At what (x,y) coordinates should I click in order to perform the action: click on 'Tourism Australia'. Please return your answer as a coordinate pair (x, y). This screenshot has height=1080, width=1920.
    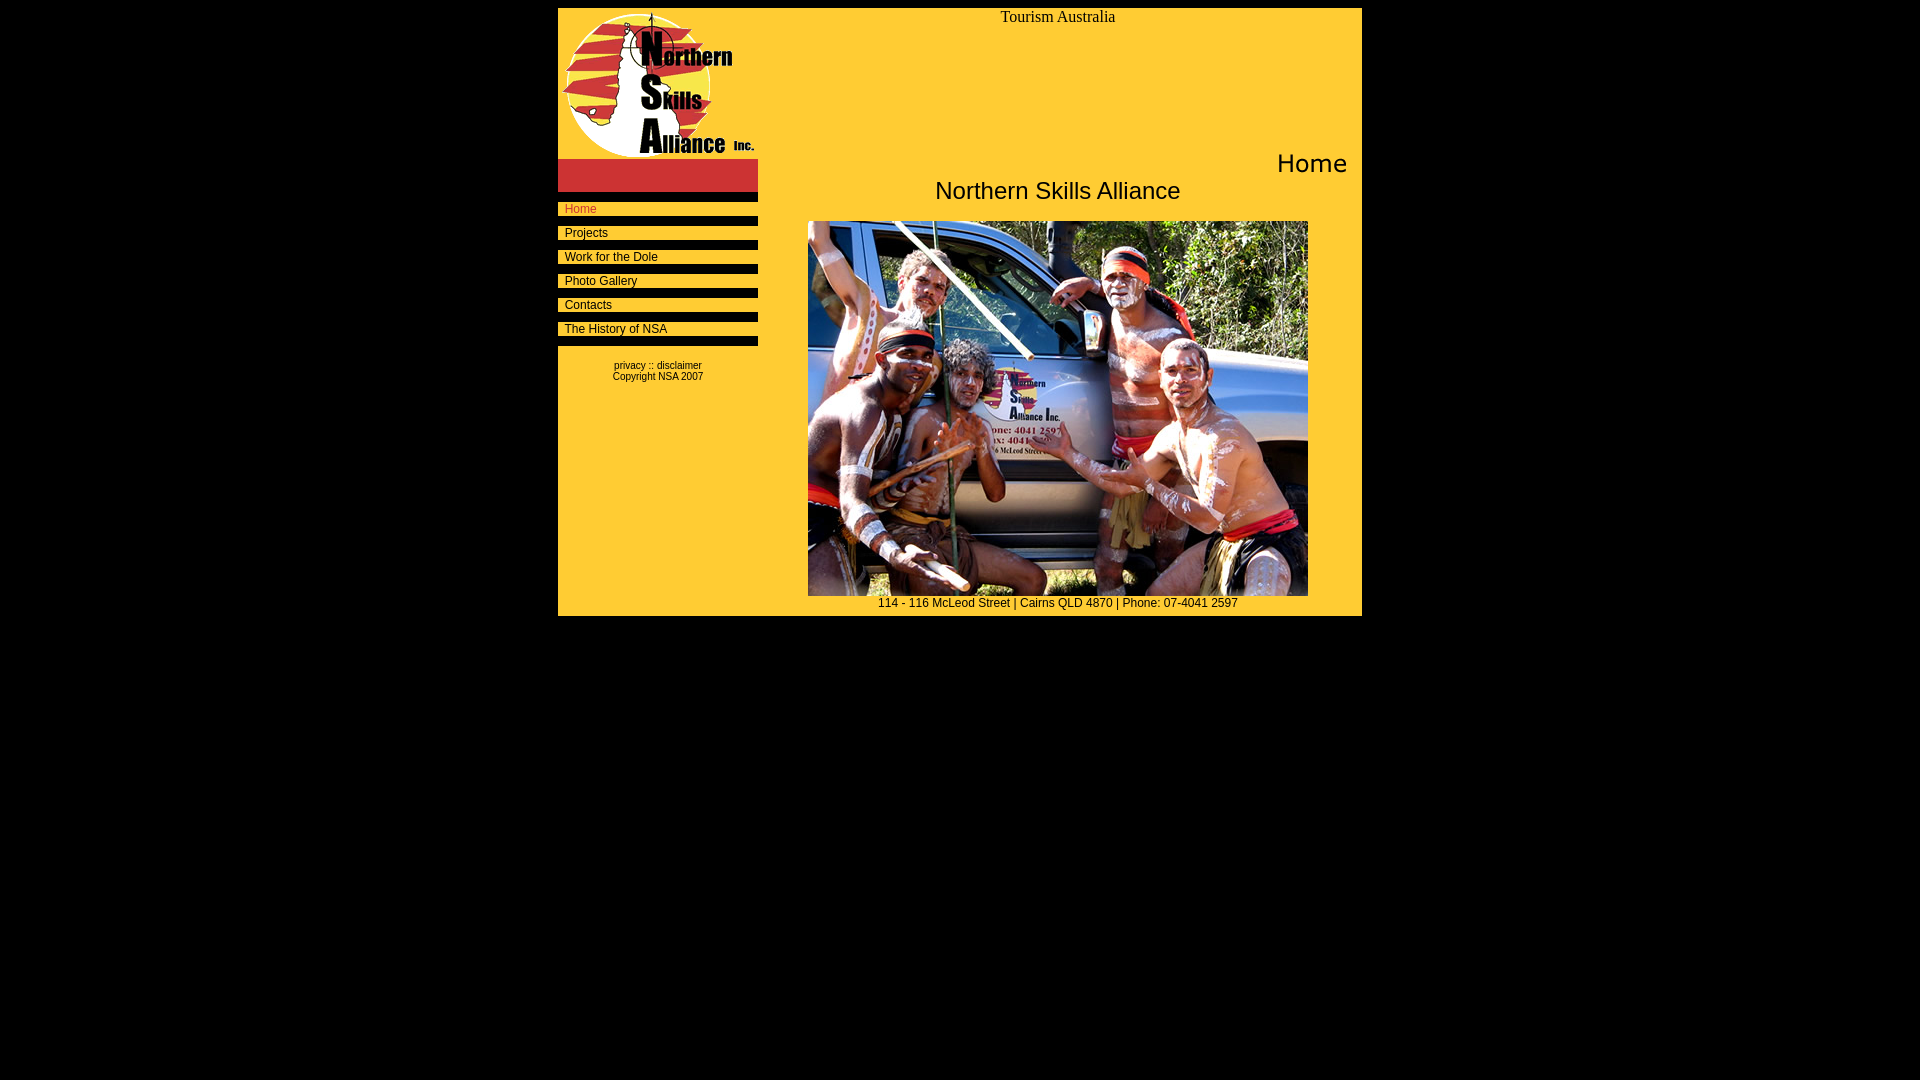
    Looking at the image, I should click on (1001, 16).